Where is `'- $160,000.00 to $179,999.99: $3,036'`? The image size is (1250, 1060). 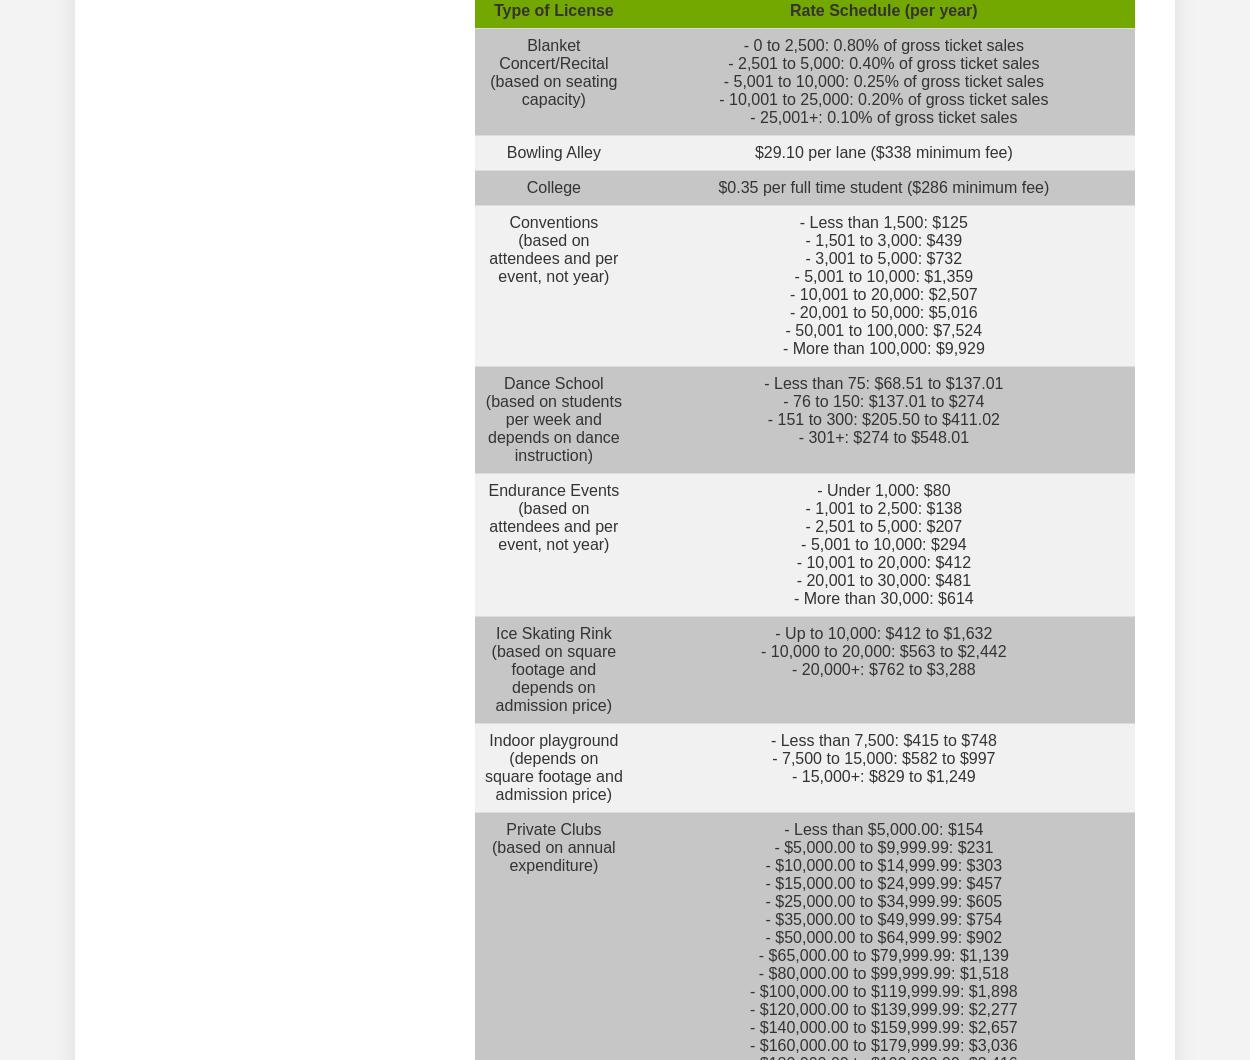 '- $160,000.00 to $179,999.99: $3,036' is located at coordinates (883, 1044).